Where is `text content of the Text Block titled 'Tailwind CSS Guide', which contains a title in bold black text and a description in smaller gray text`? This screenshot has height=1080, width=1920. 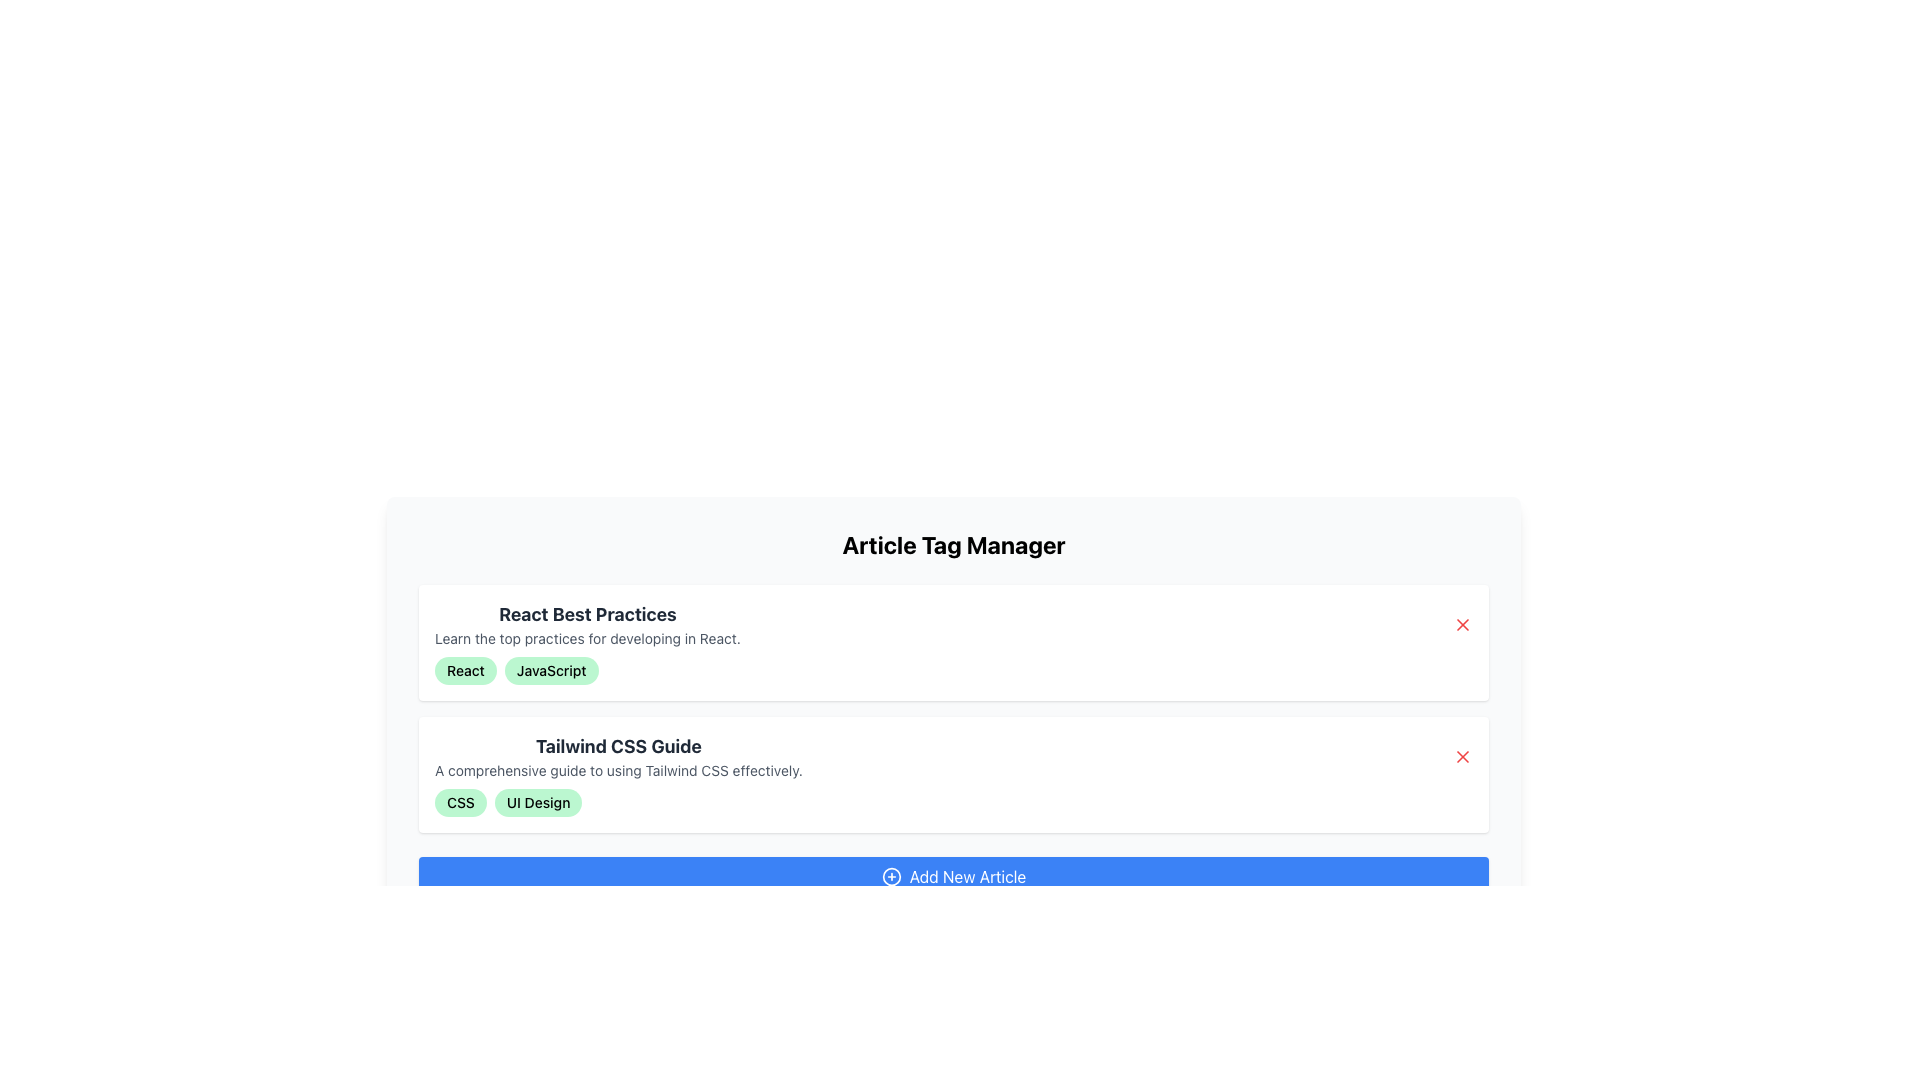 text content of the Text Block titled 'Tailwind CSS Guide', which contains a title in bold black text and a description in smaller gray text is located at coordinates (617, 756).